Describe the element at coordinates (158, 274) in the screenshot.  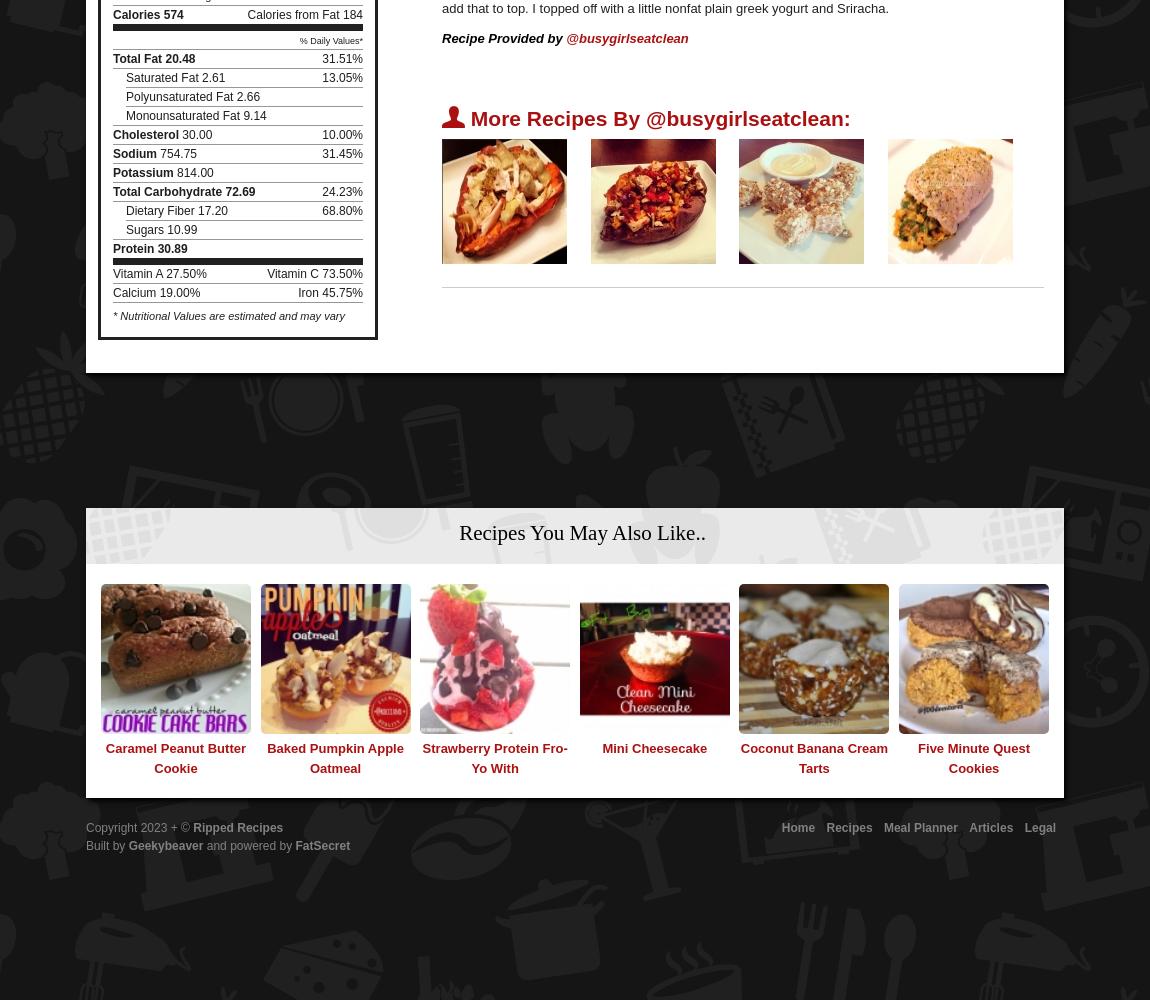
I see `'Vitamin A 27.50%'` at that location.